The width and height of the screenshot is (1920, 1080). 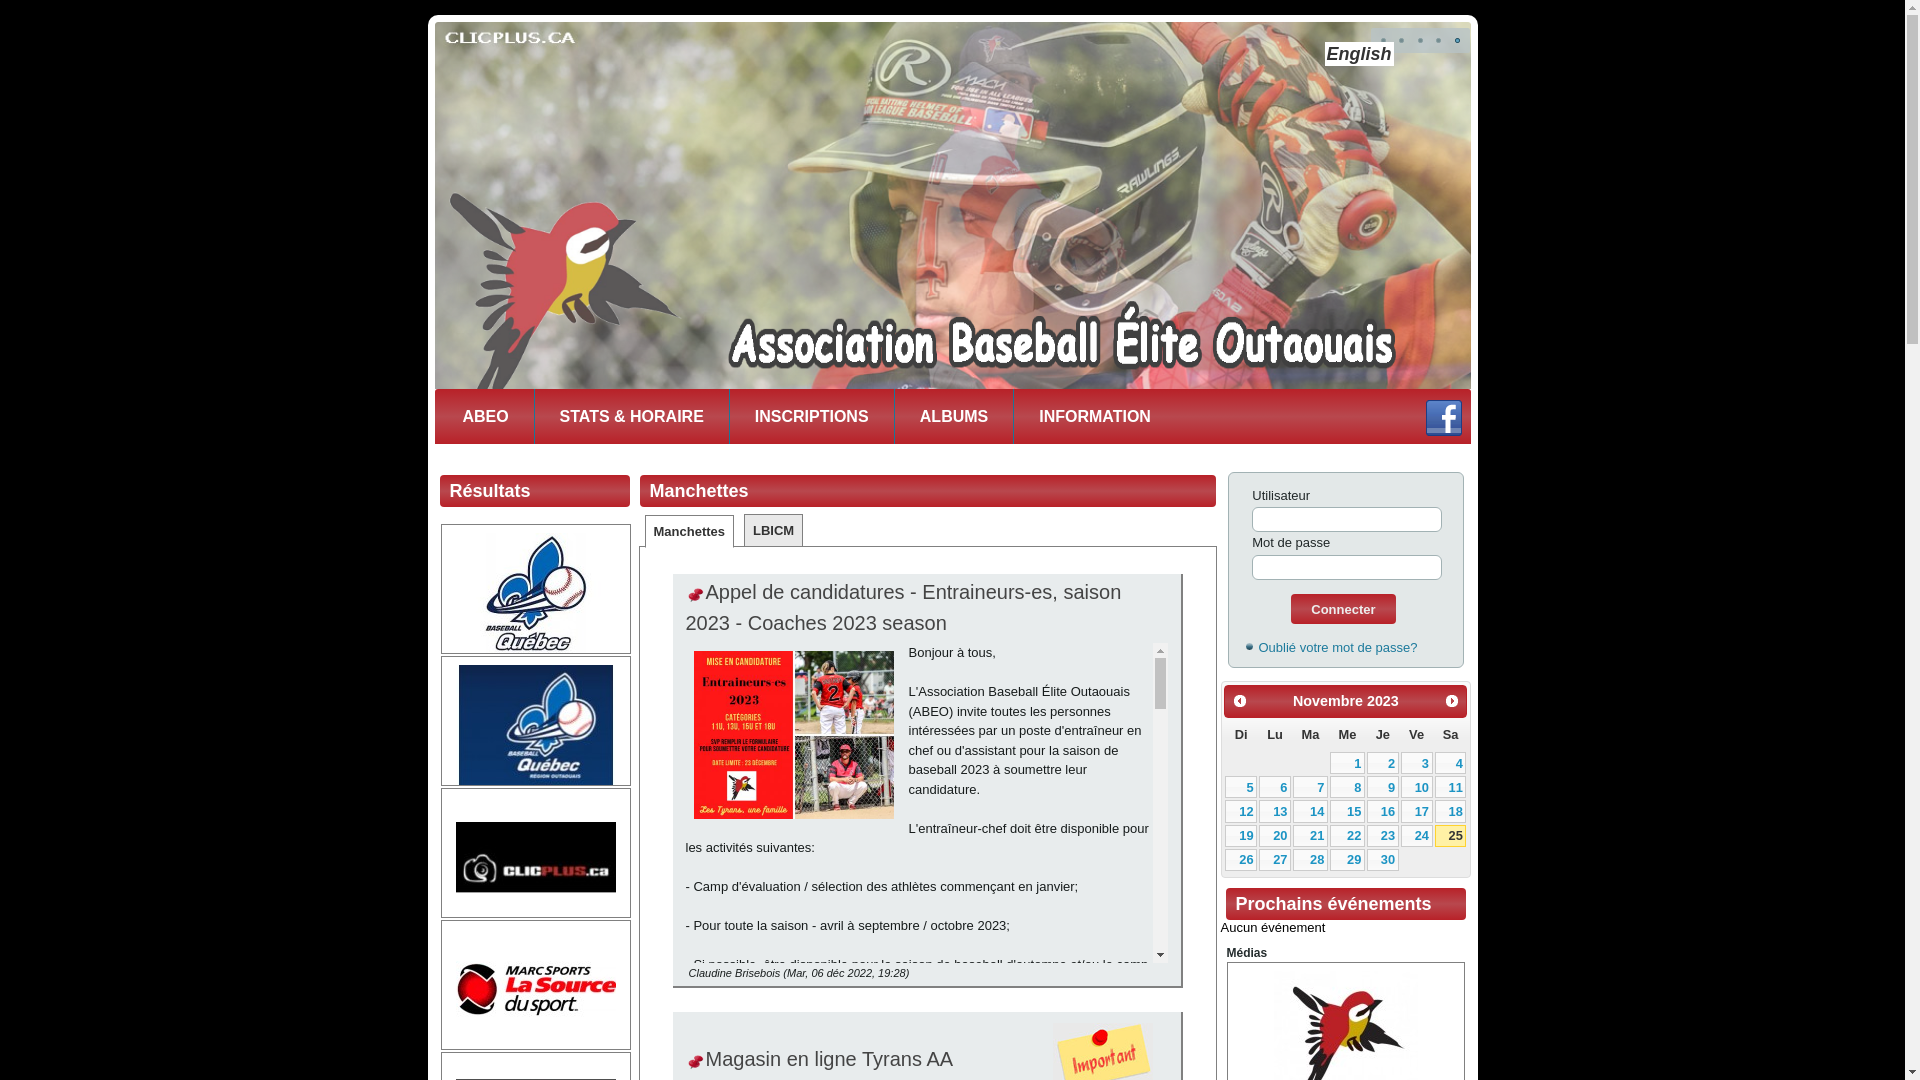 What do you see at coordinates (1347, 785) in the screenshot?
I see `'8'` at bounding box center [1347, 785].